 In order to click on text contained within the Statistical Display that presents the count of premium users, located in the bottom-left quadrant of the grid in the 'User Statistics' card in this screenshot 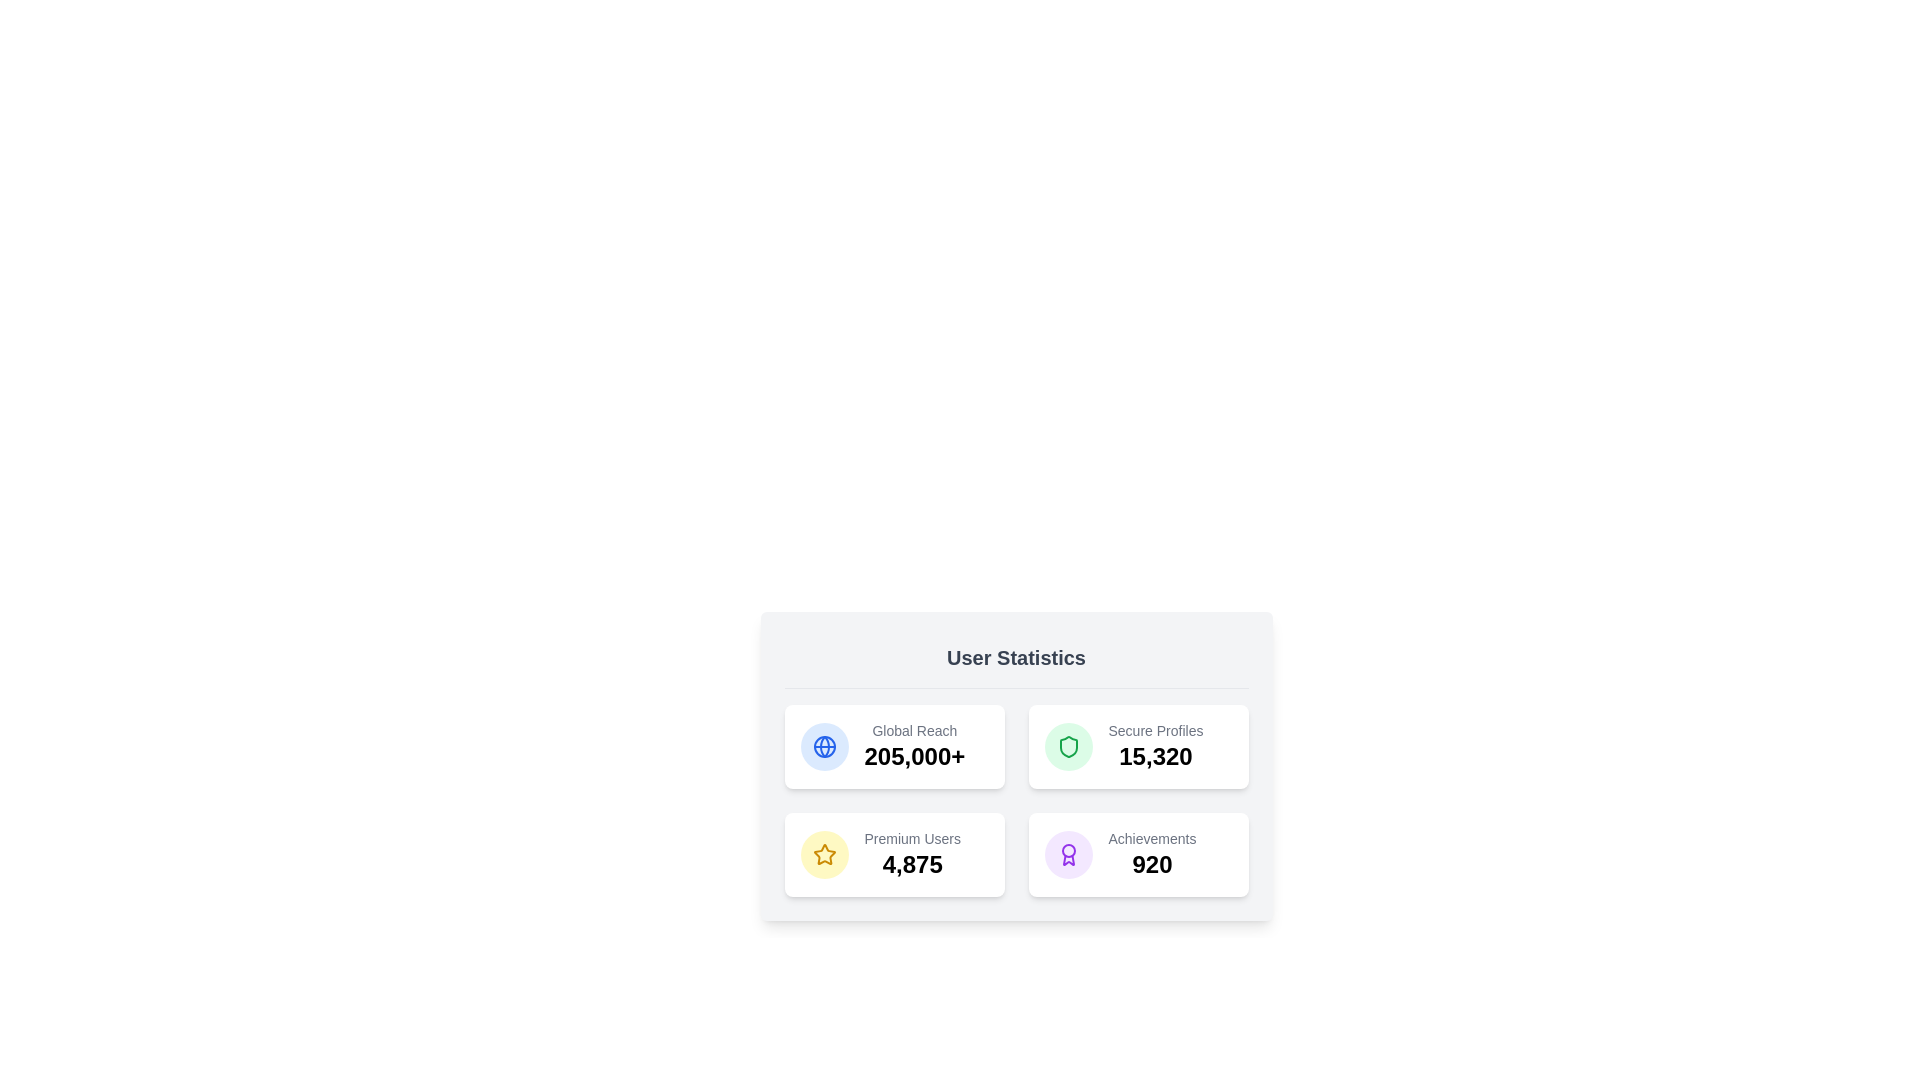, I will do `click(911, 855)`.